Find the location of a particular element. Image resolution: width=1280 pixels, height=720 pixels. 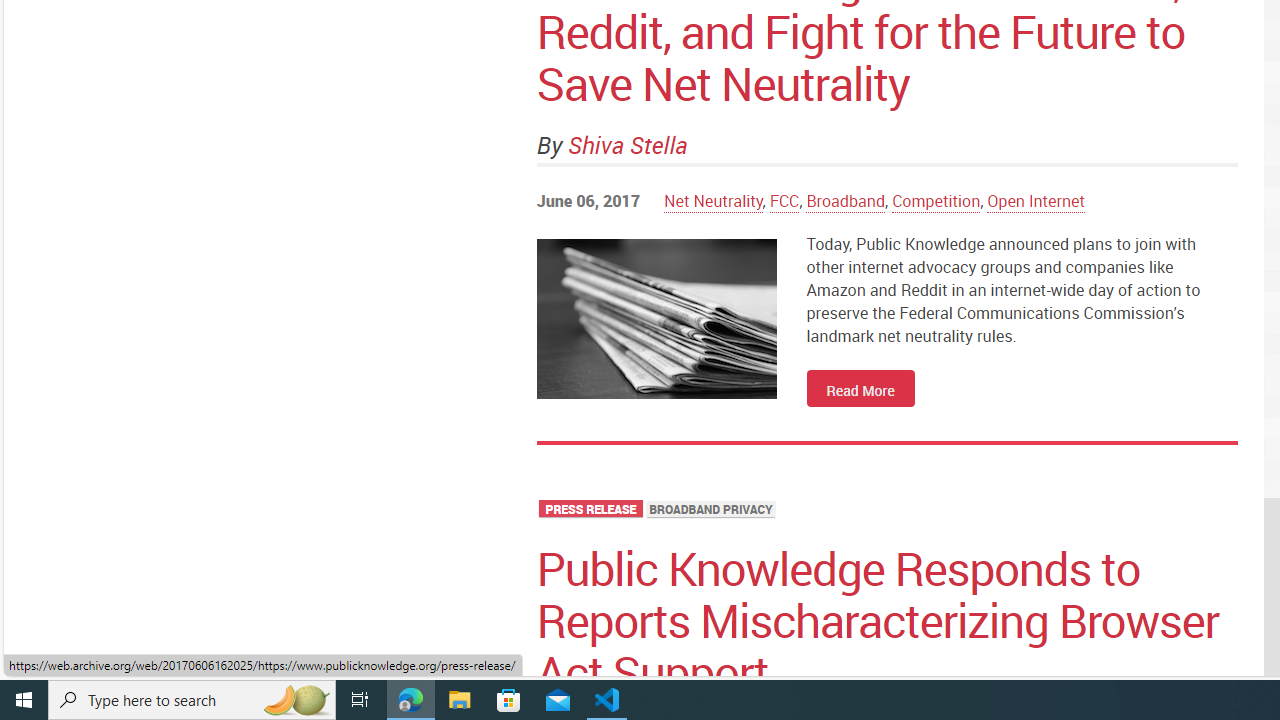

'Shiva Stella' is located at coordinates (627, 144).